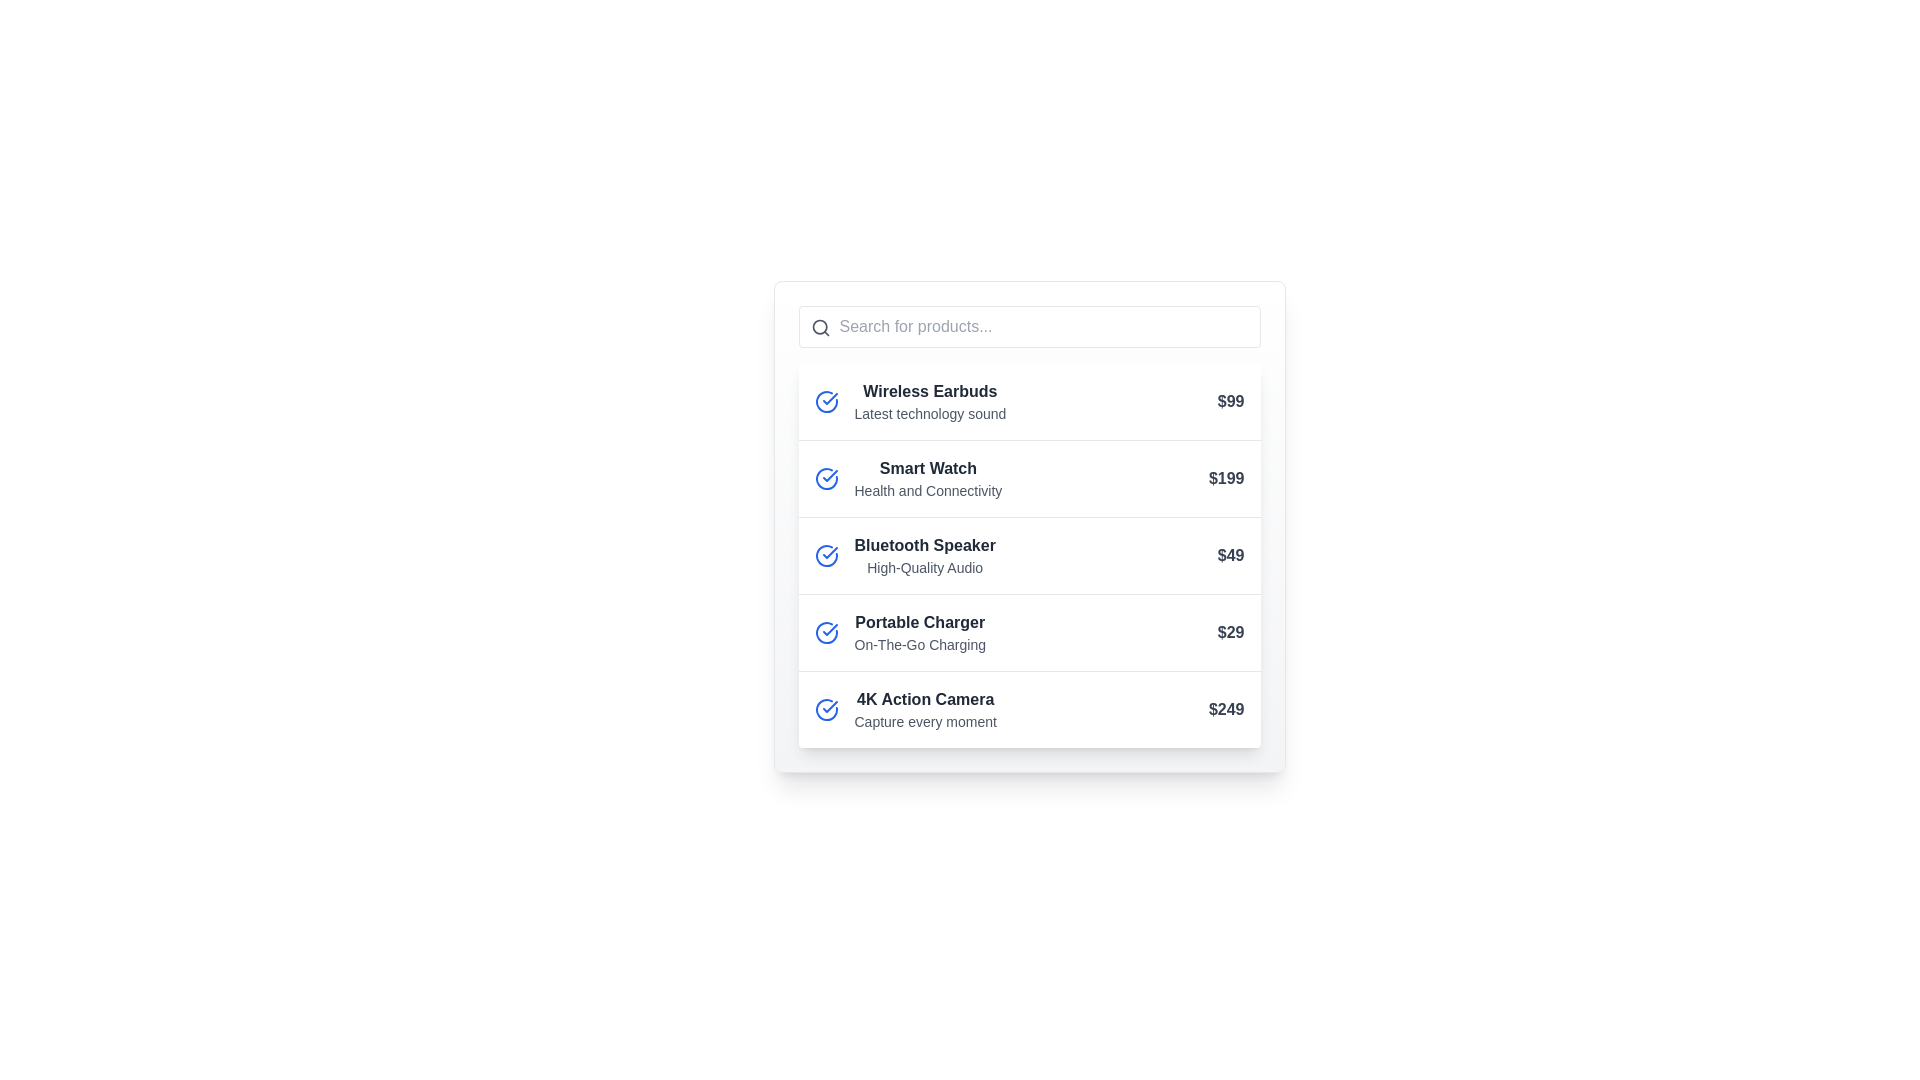 The image size is (1920, 1080). What do you see at coordinates (924, 567) in the screenshot?
I see `the text label 'High-Quality Audio' displayed in a small-sized gray font, located below the 'Bluetooth Speaker' text in the vertically aligned menu` at bounding box center [924, 567].